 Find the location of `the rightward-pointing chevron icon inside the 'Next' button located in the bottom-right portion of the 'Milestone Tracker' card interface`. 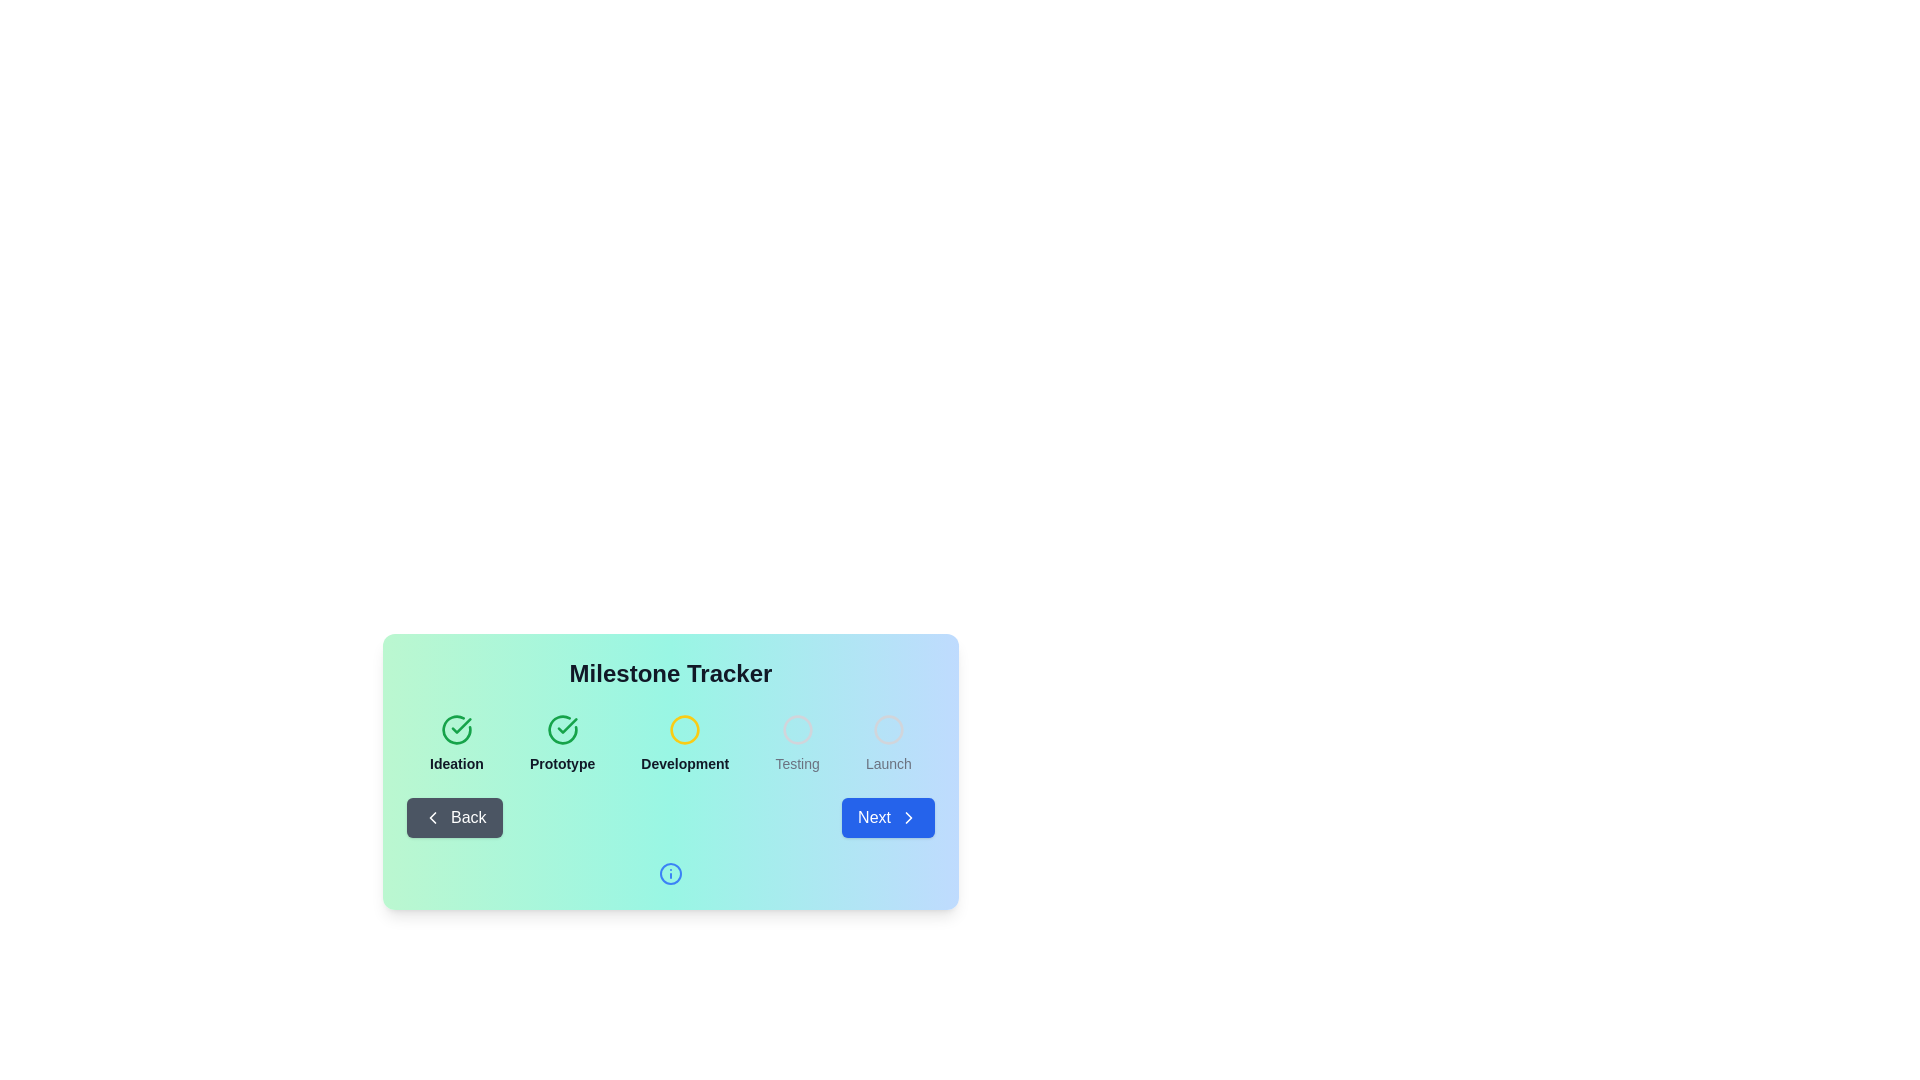

the rightward-pointing chevron icon inside the 'Next' button located in the bottom-right portion of the 'Milestone Tracker' card interface is located at coordinates (907, 817).